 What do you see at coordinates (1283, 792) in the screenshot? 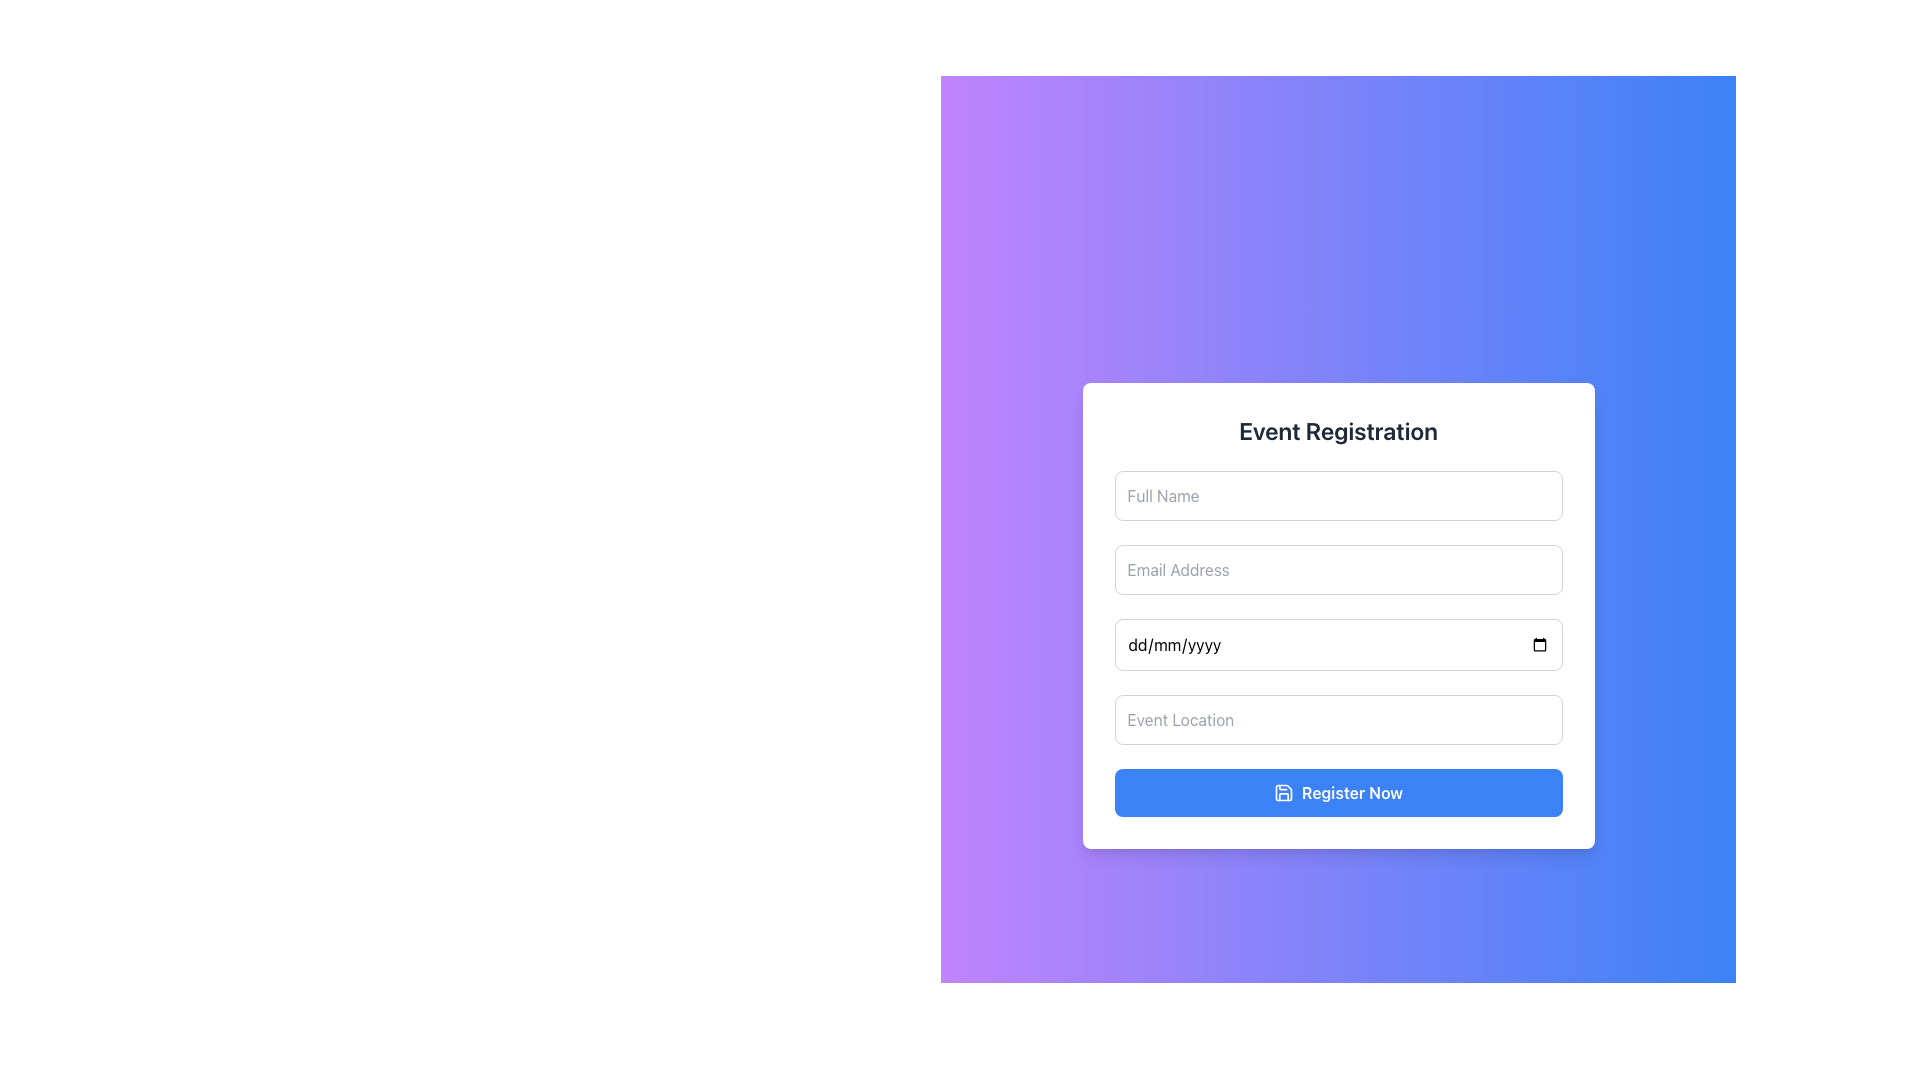
I see `the floppy disk icon located inside the 'Register Now' button, which indicates a 'save' action` at bounding box center [1283, 792].